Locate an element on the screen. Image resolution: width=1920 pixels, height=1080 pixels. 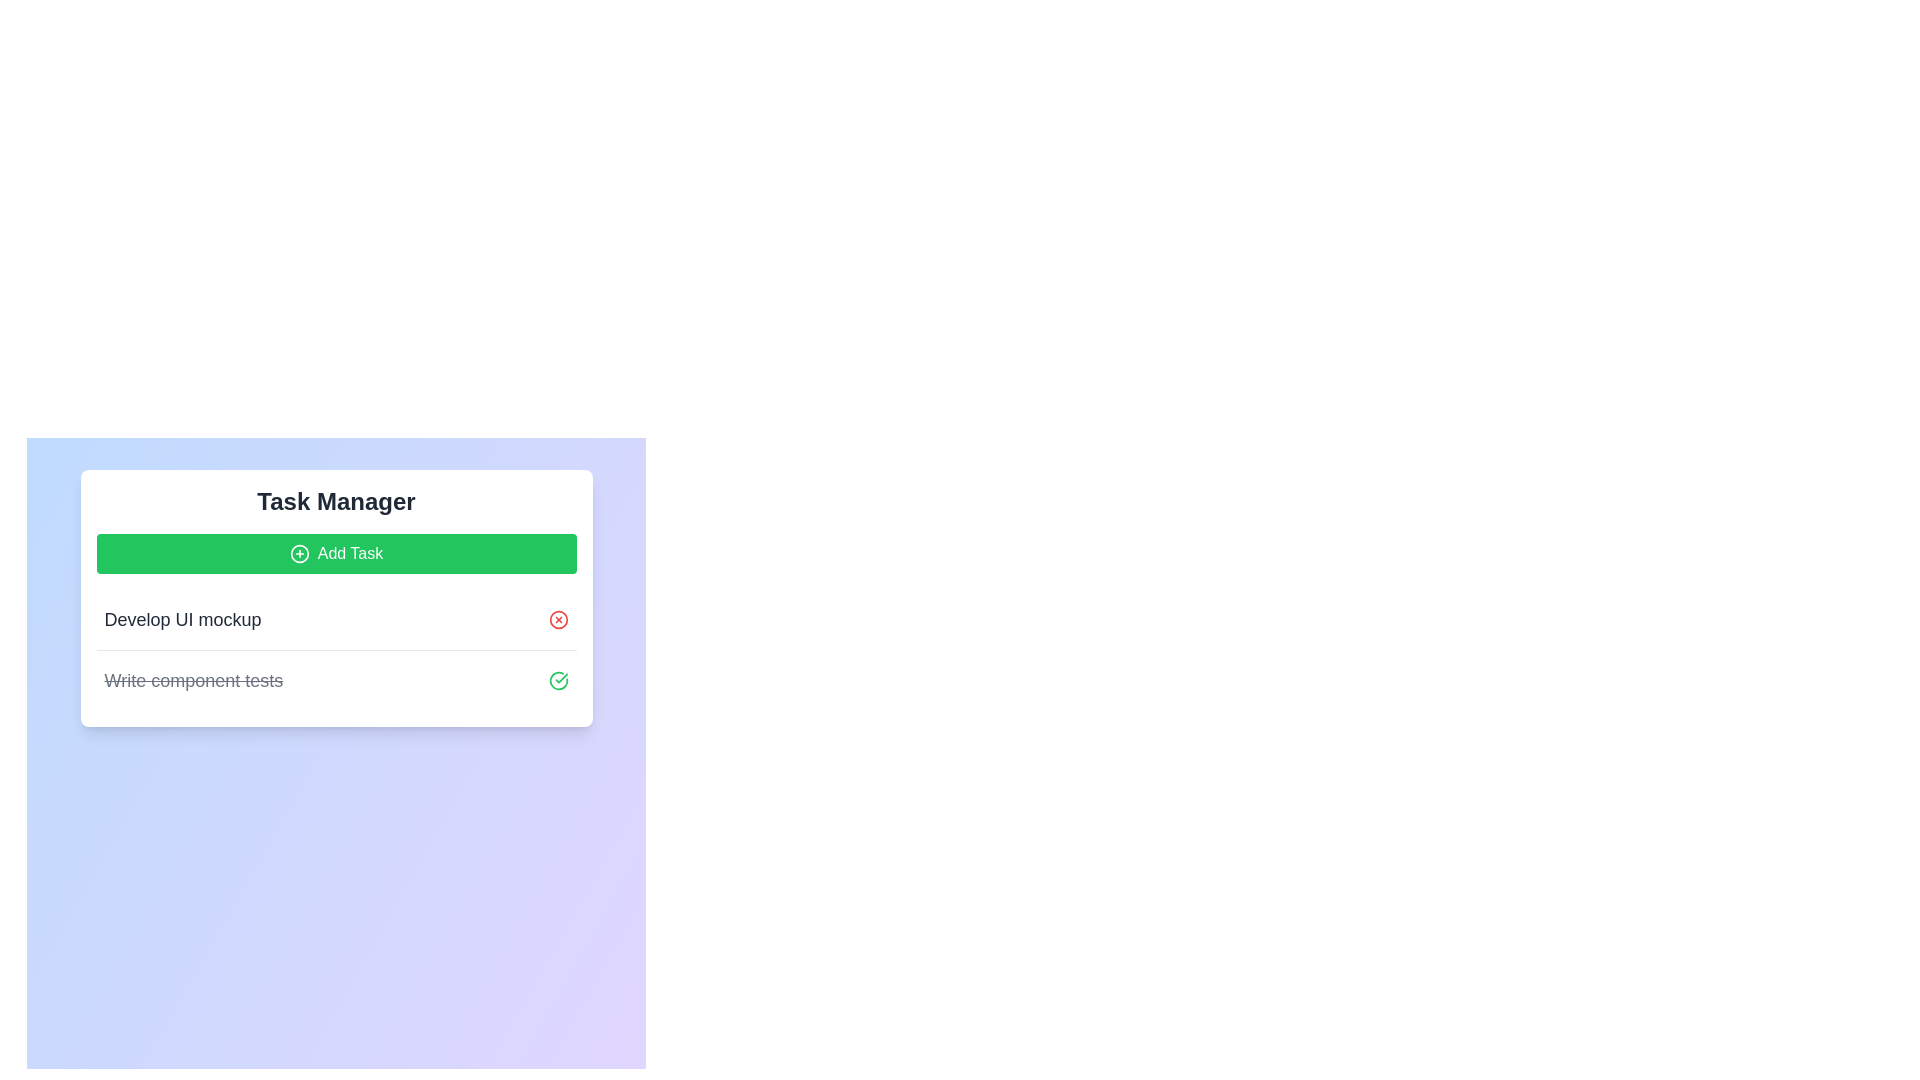
the text label reading 'Develop UI mockup', which is a bold, medium-sized, dark-gray font, located below the 'Task Manager' title and adjacent to the red delete icon is located at coordinates (182, 619).